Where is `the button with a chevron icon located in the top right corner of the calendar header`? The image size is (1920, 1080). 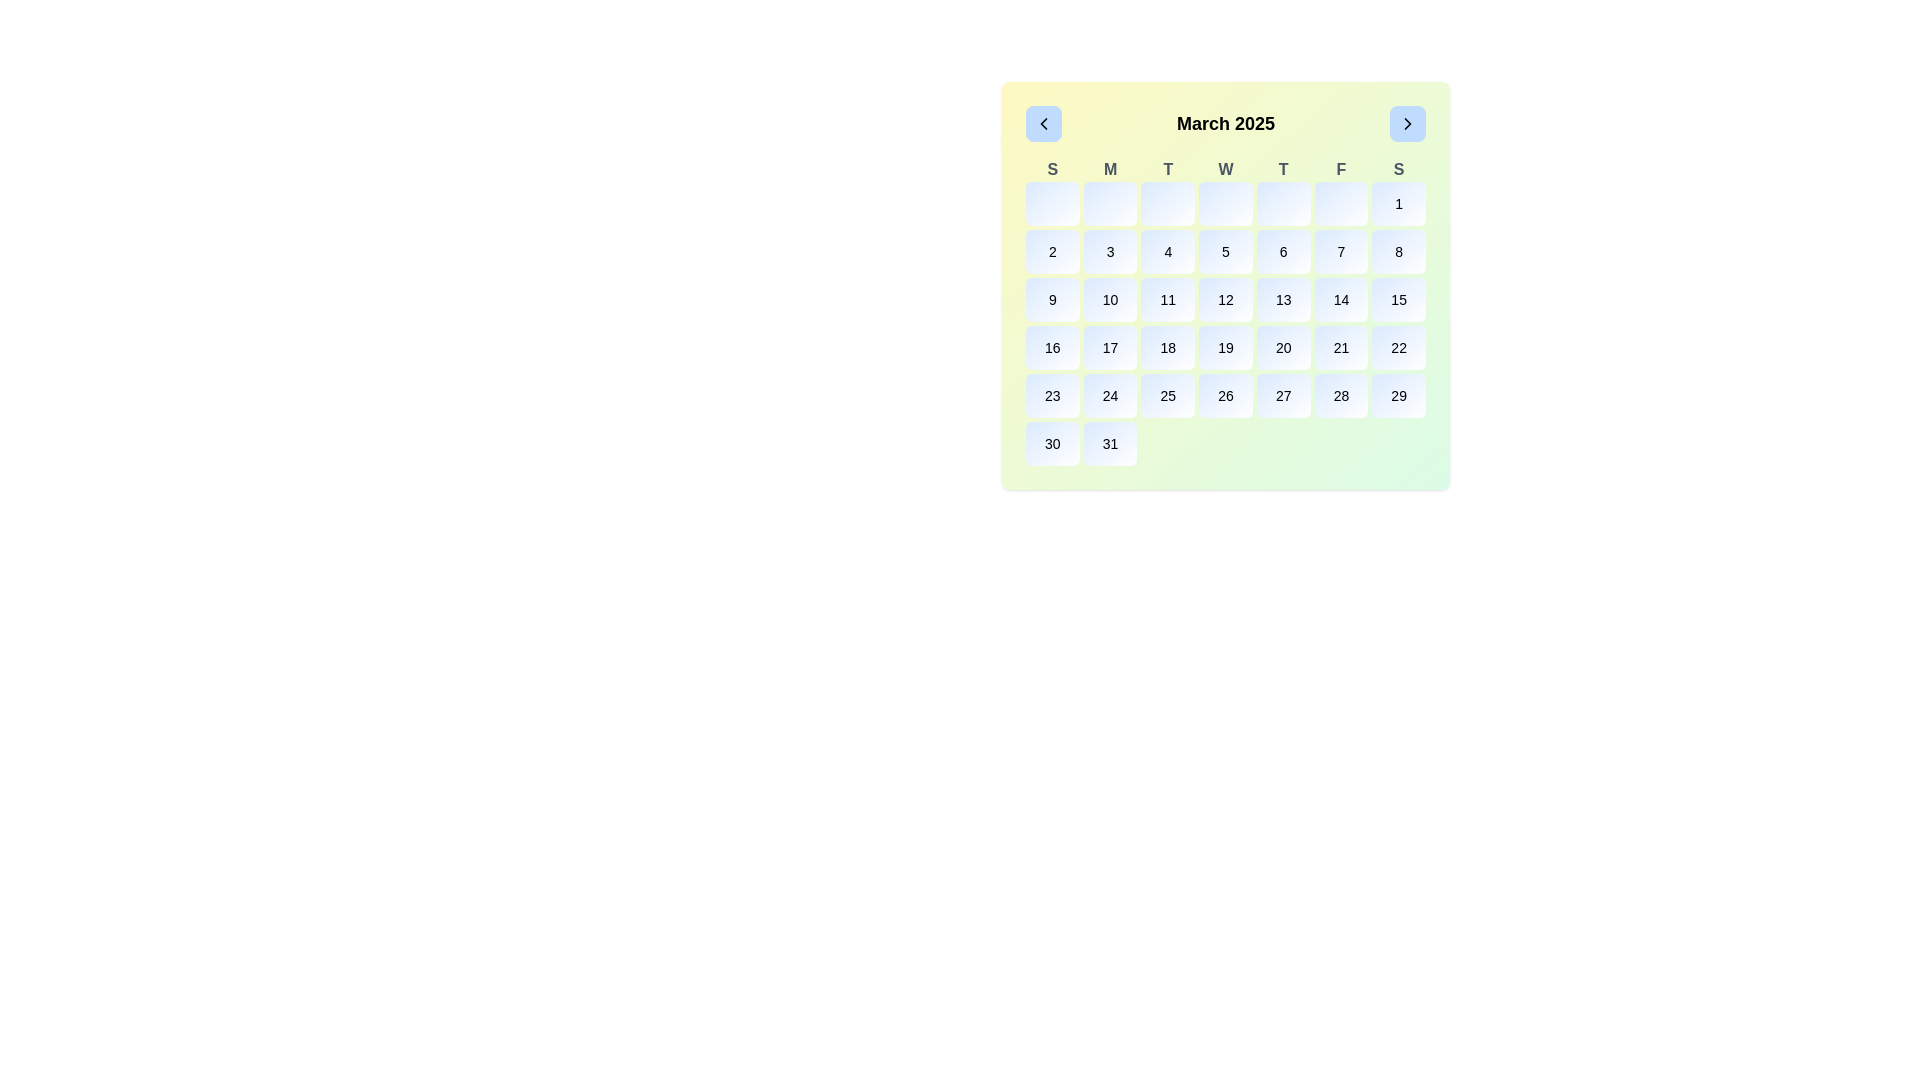
the button with a chevron icon located in the top right corner of the calendar header is located at coordinates (1406, 123).